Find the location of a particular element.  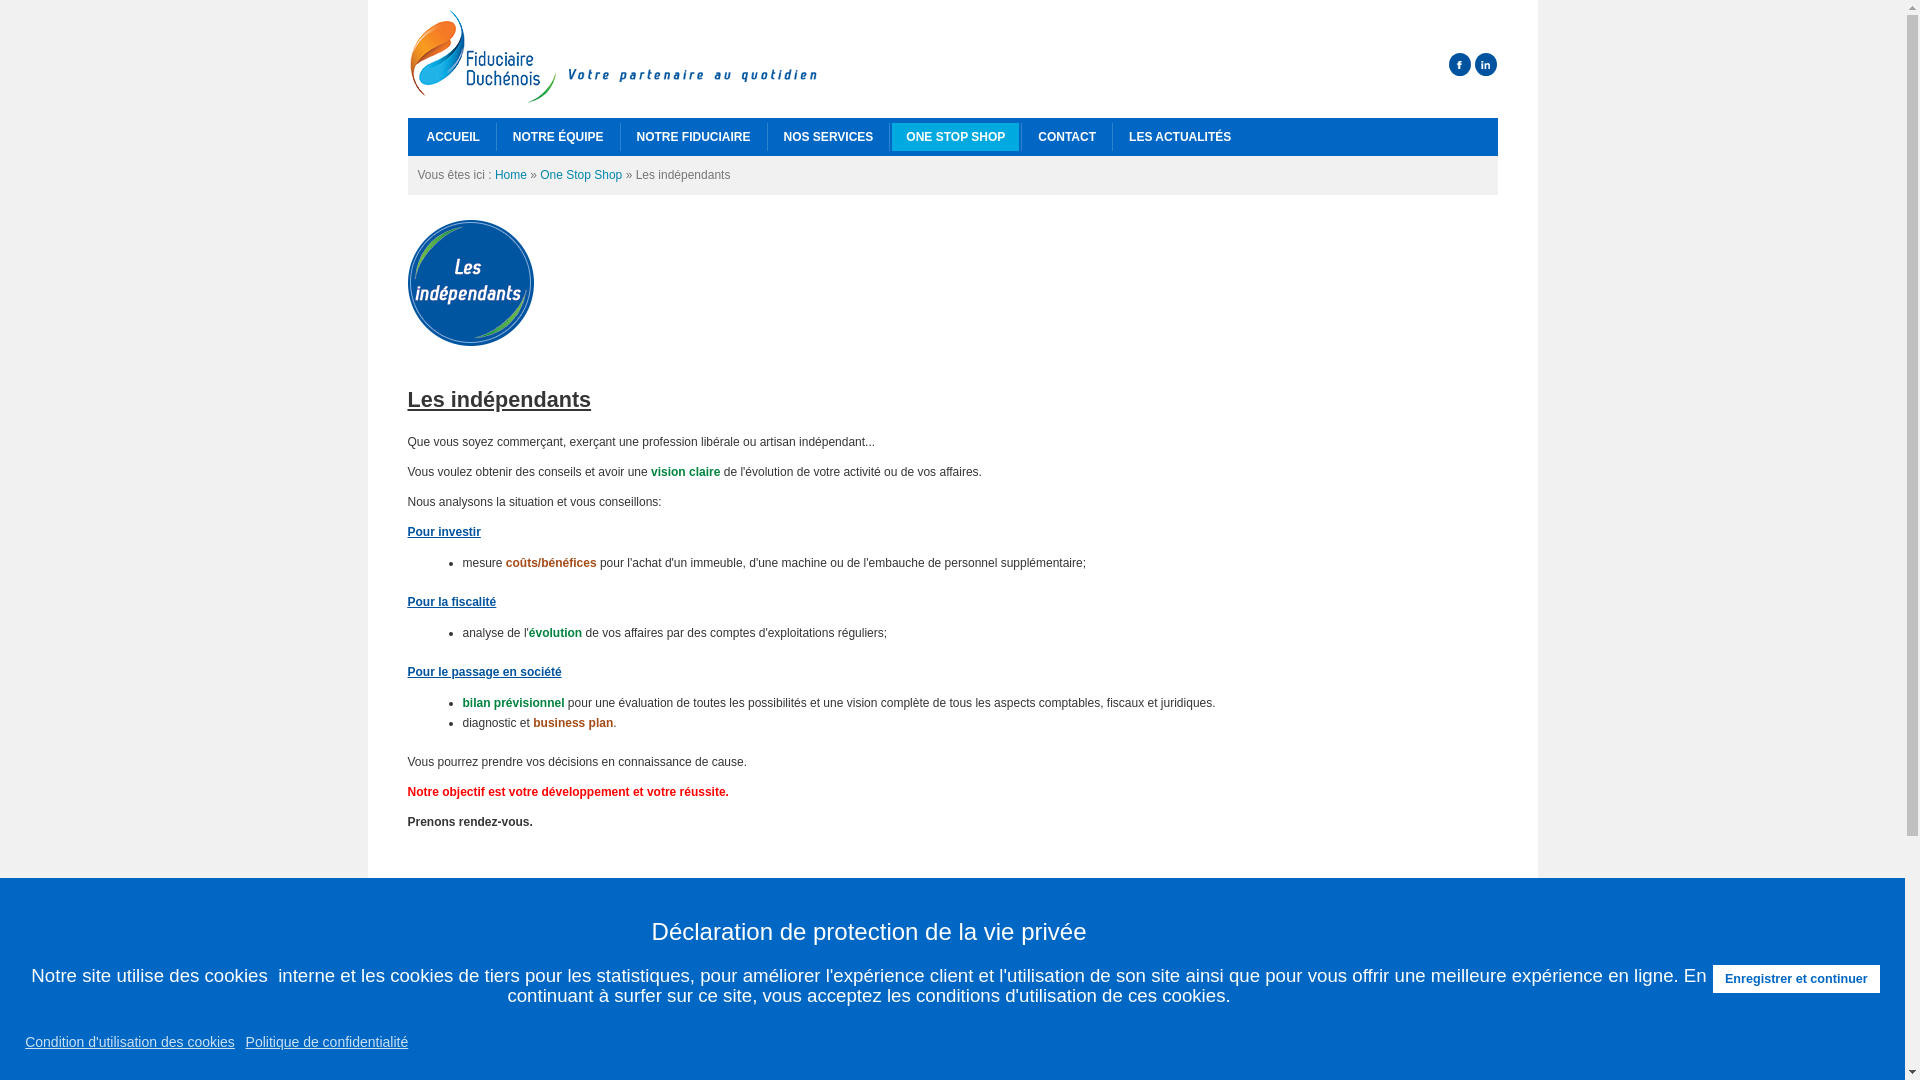

'ACCUEIL' is located at coordinates (451, 136).